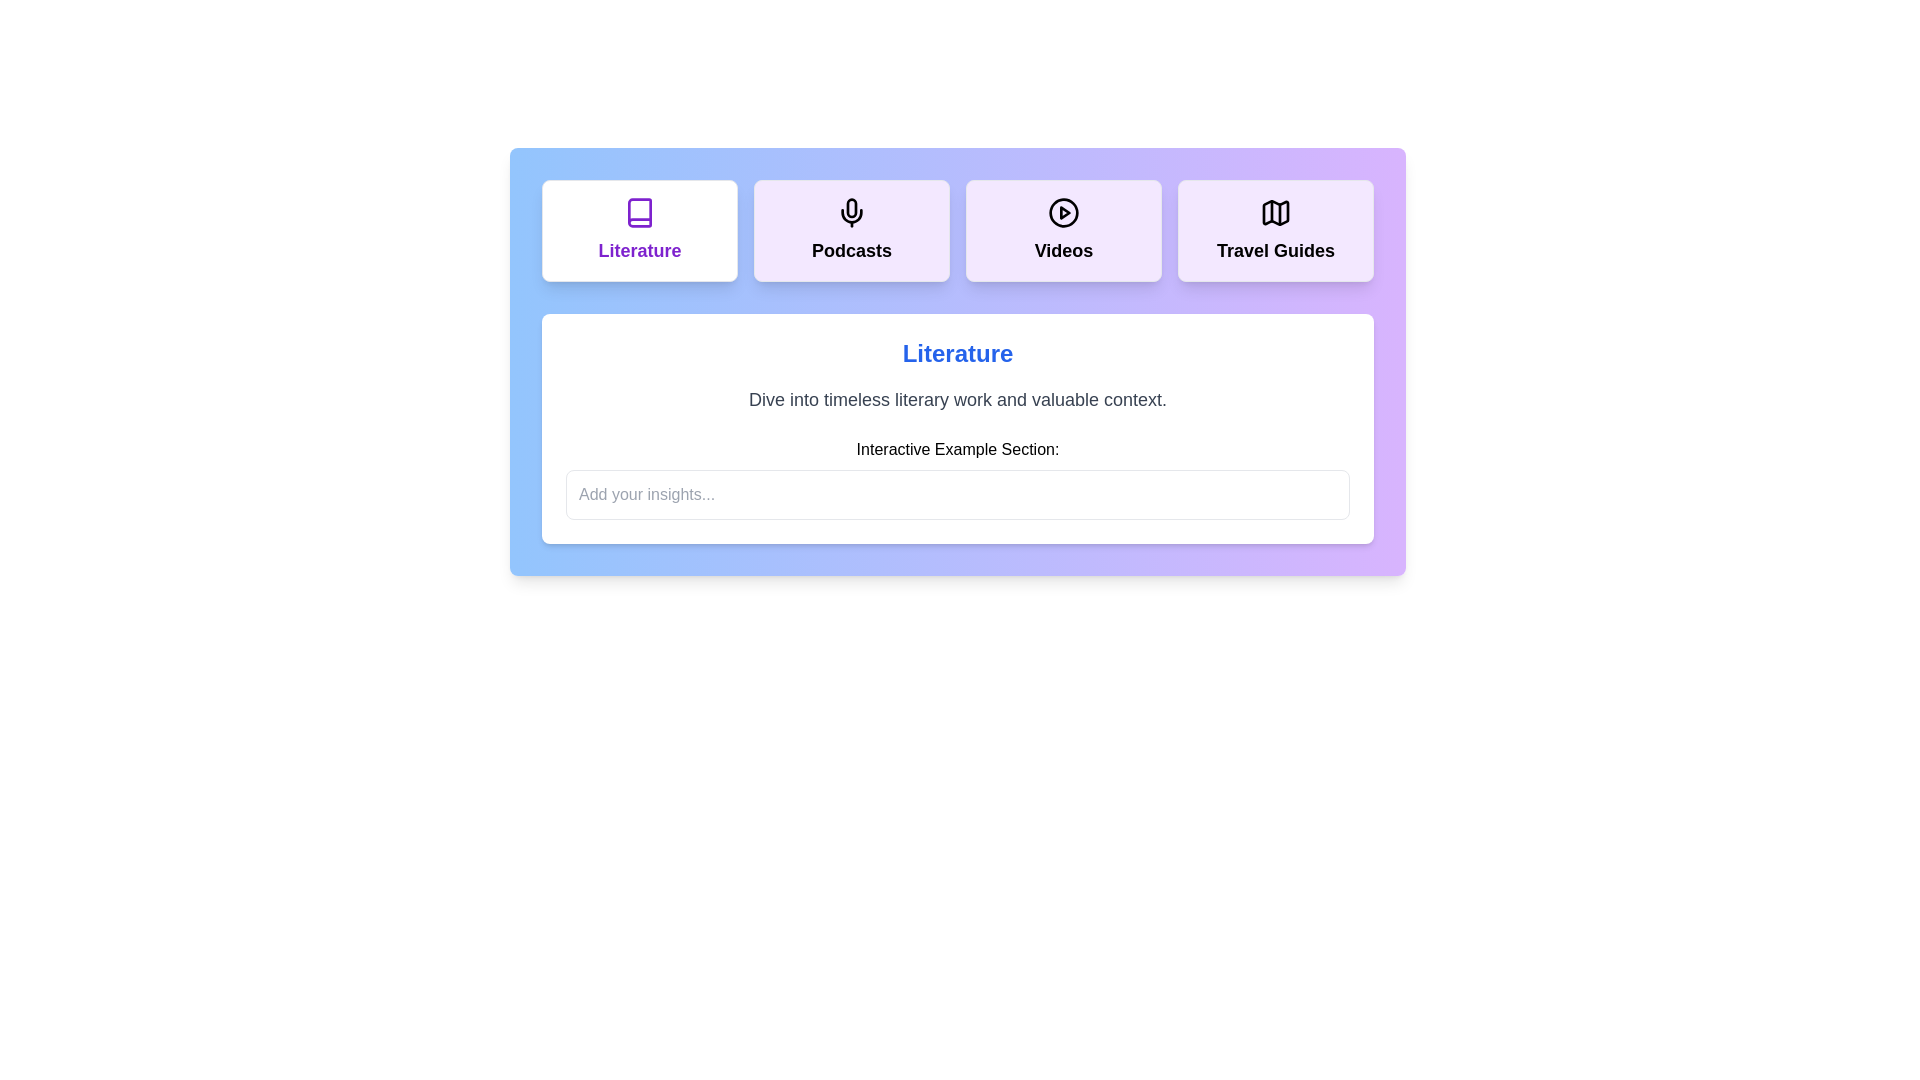 This screenshot has width=1920, height=1080. Describe the element at coordinates (851, 230) in the screenshot. I see `the tab titled 'Podcasts'` at that location.